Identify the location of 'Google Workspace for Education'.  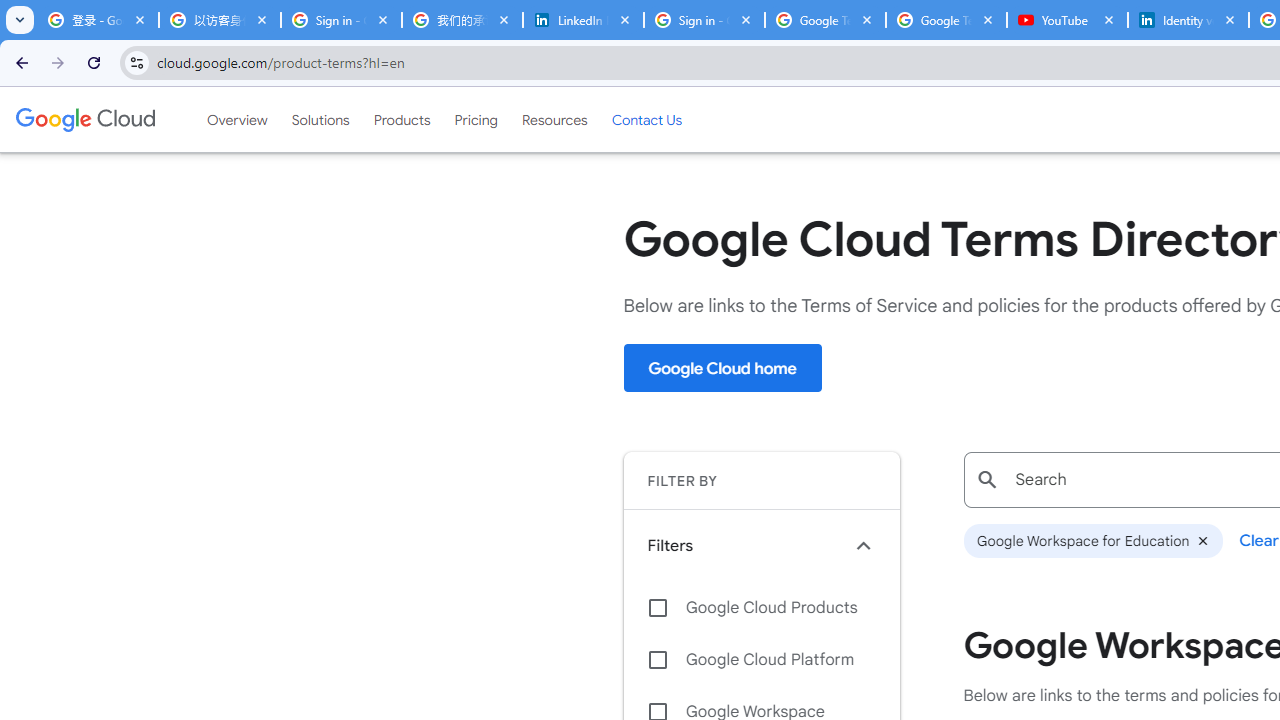
(1091, 541).